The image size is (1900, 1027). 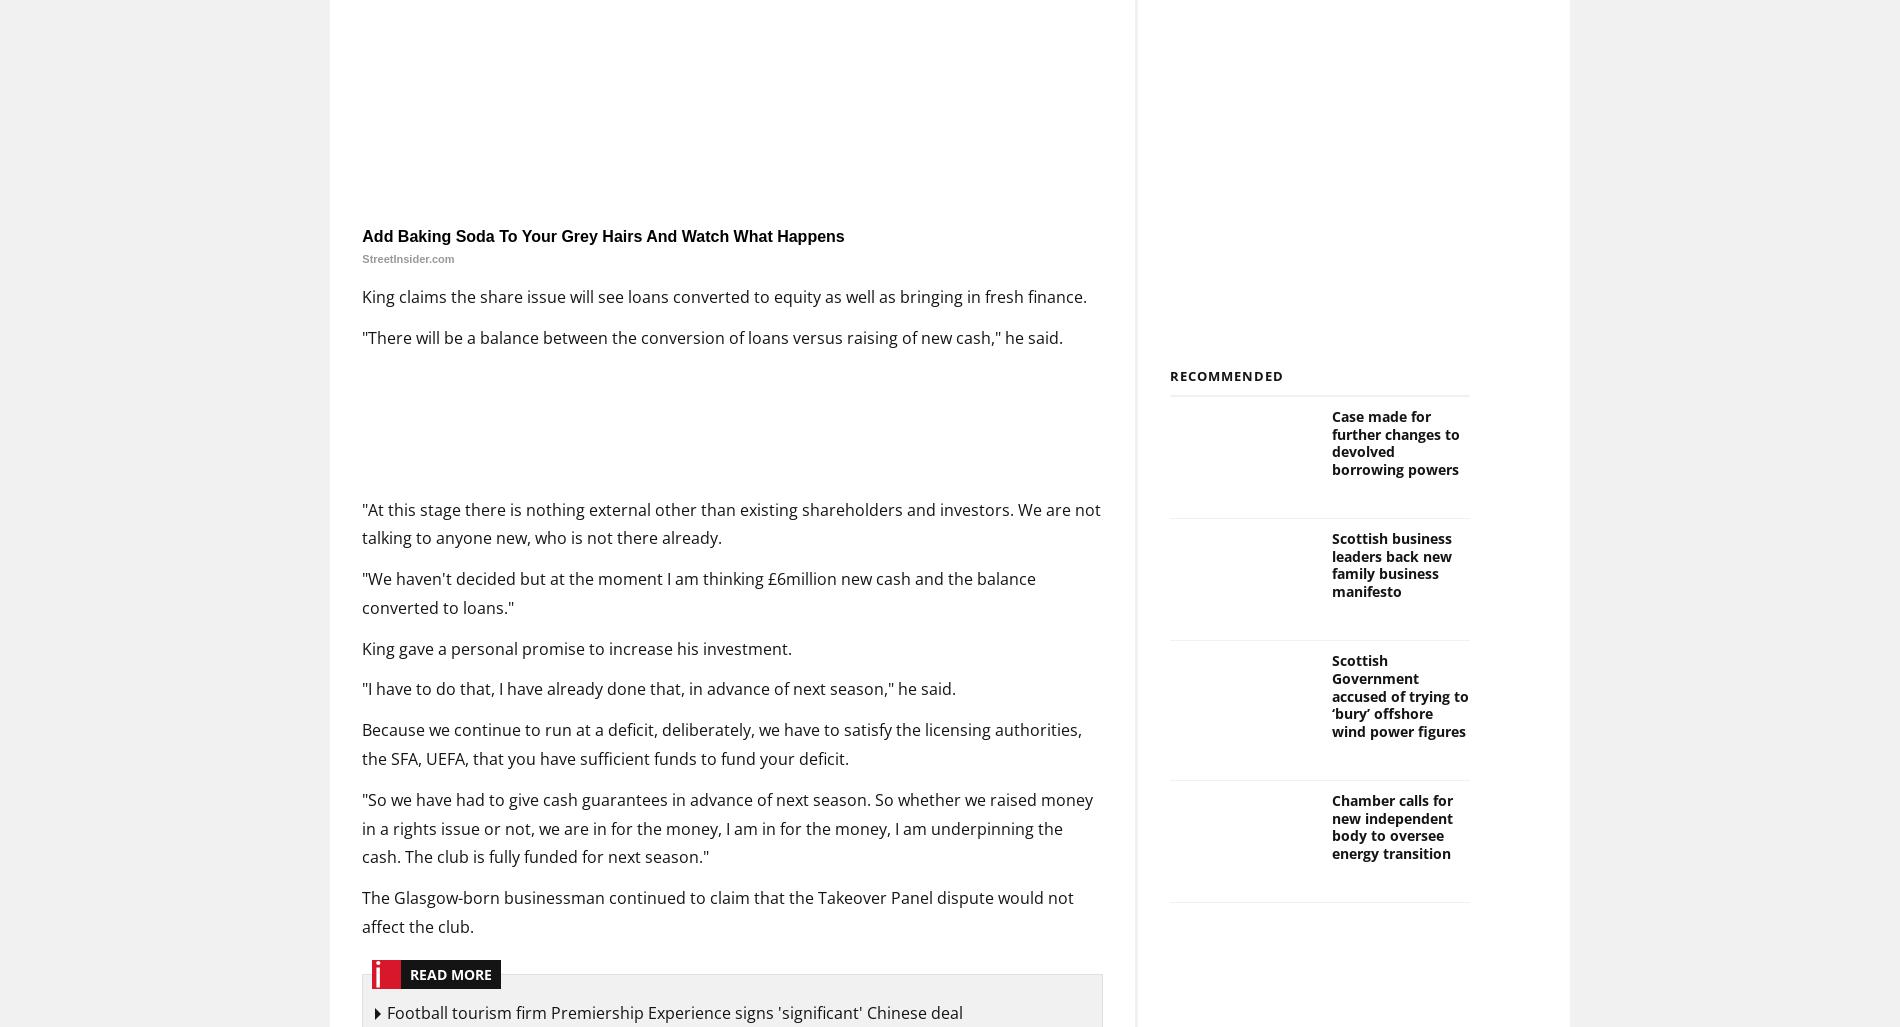 What do you see at coordinates (730, 522) in the screenshot?
I see `'"At this stage there is nothing external other than existing shareholders and investors. We are not talking to anyone new, who is not there already.'` at bounding box center [730, 522].